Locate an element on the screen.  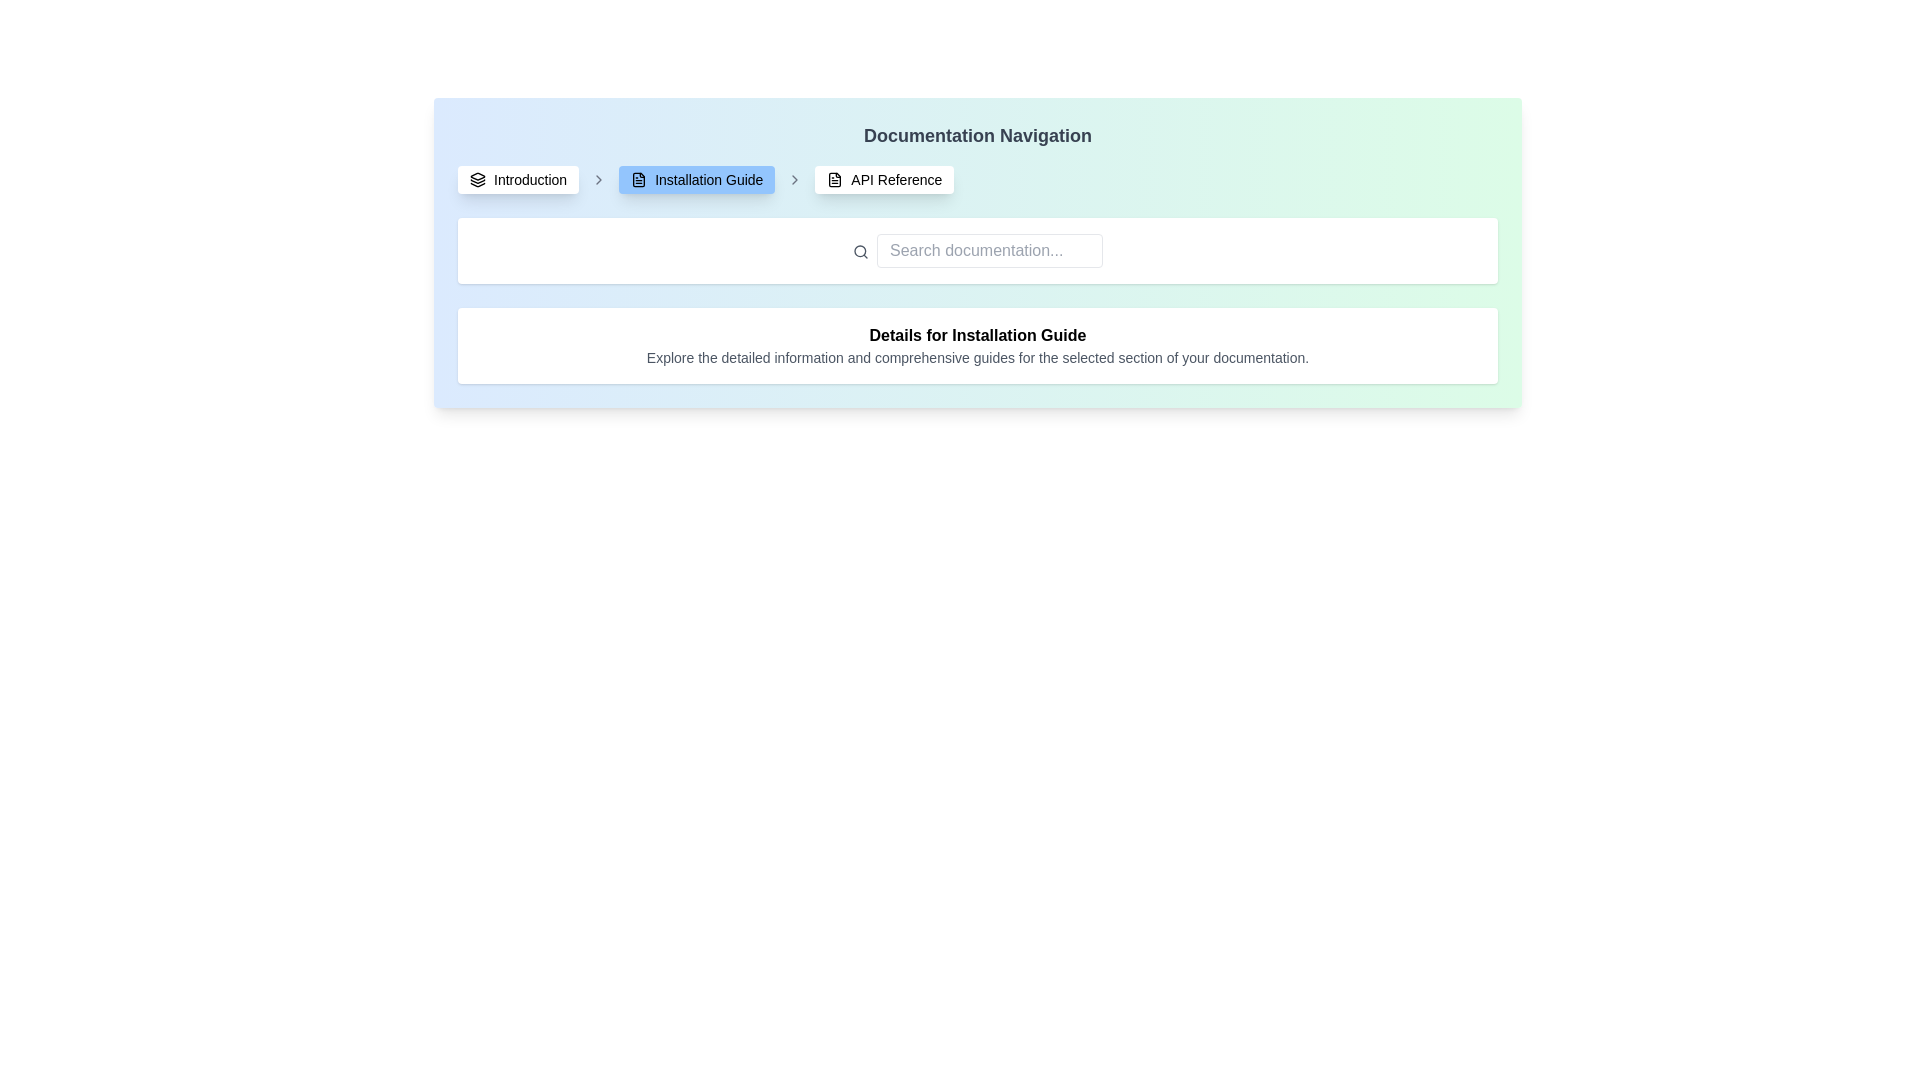
information displayed in the Text Display Block titled 'Details for Installation Guide', located below the search bar in the 'Documentation Navigation' section is located at coordinates (978, 345).